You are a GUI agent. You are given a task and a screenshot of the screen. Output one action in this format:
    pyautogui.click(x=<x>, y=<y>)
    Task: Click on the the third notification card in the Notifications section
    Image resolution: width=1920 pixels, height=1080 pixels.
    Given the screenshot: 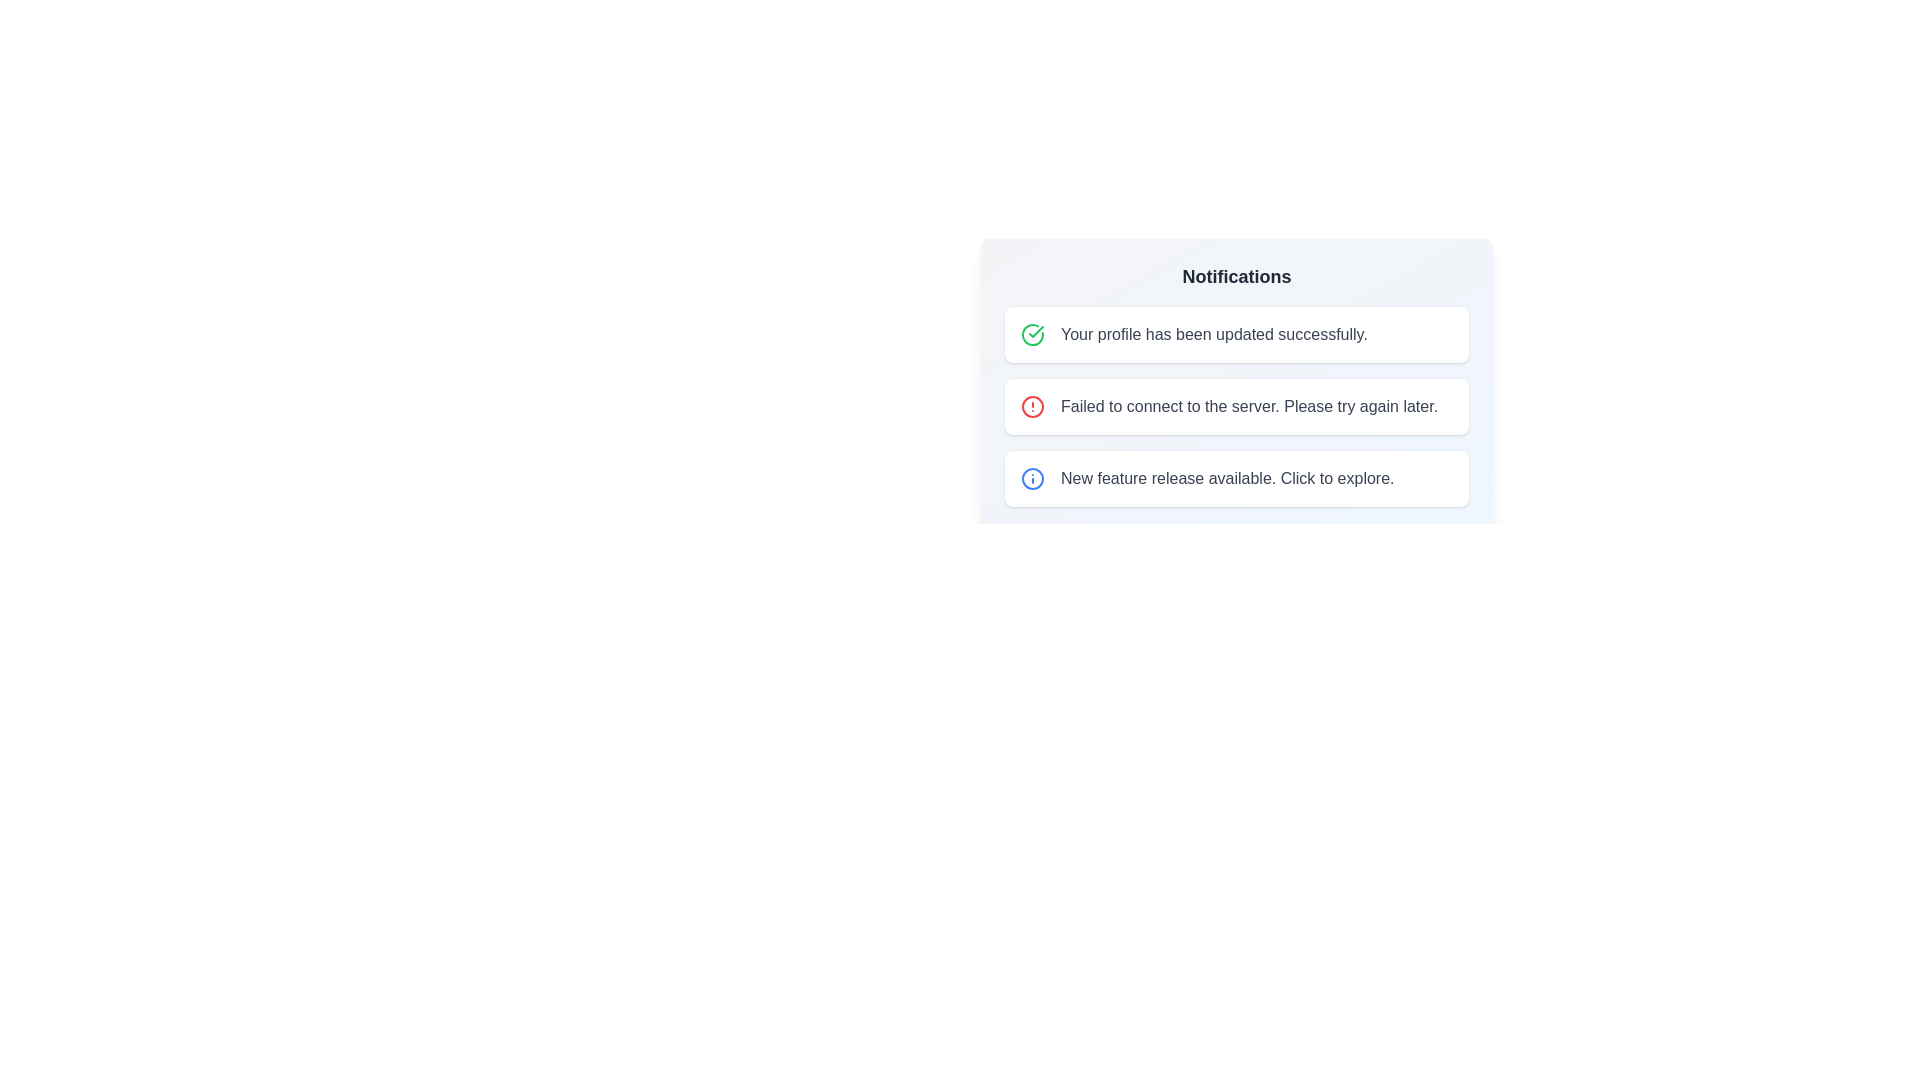 What is the action you would take?
    pyautogui.click(x=1236, y=478)
    